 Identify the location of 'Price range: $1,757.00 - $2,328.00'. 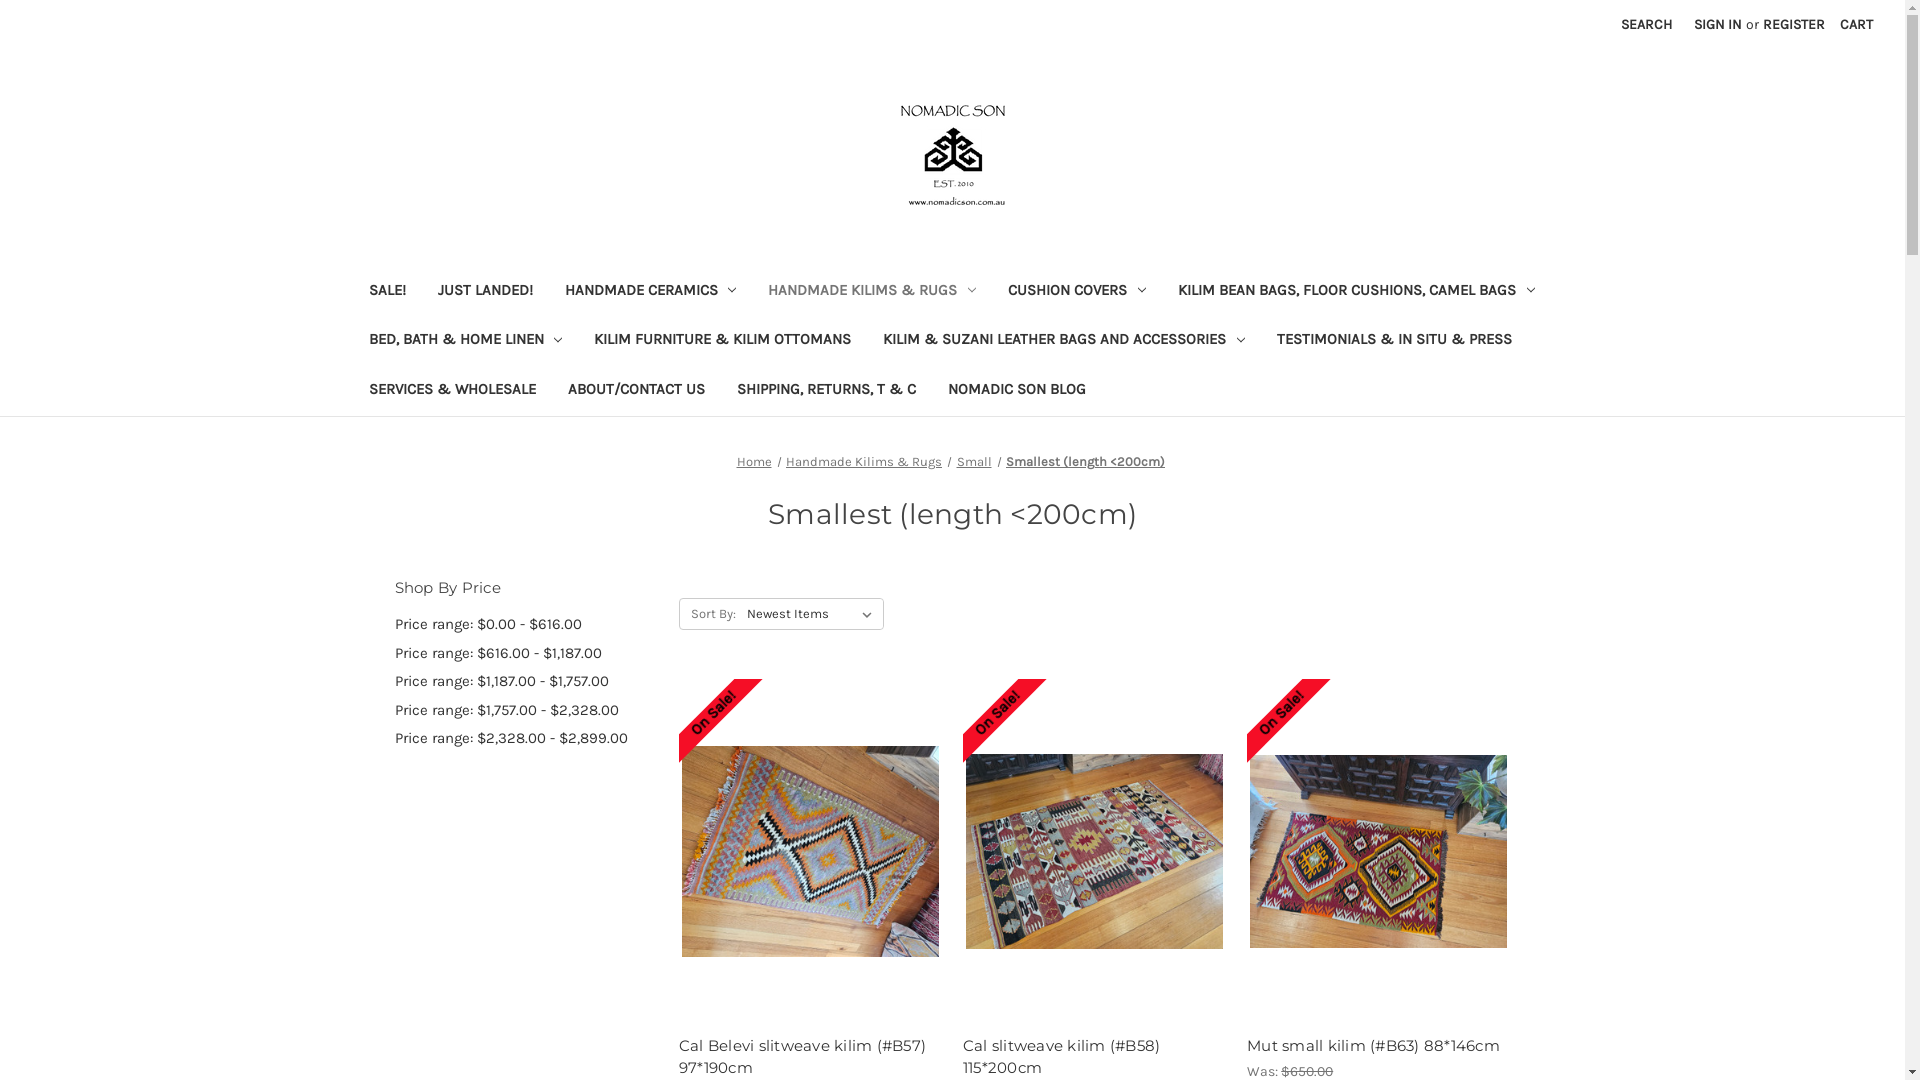
(525, 709).